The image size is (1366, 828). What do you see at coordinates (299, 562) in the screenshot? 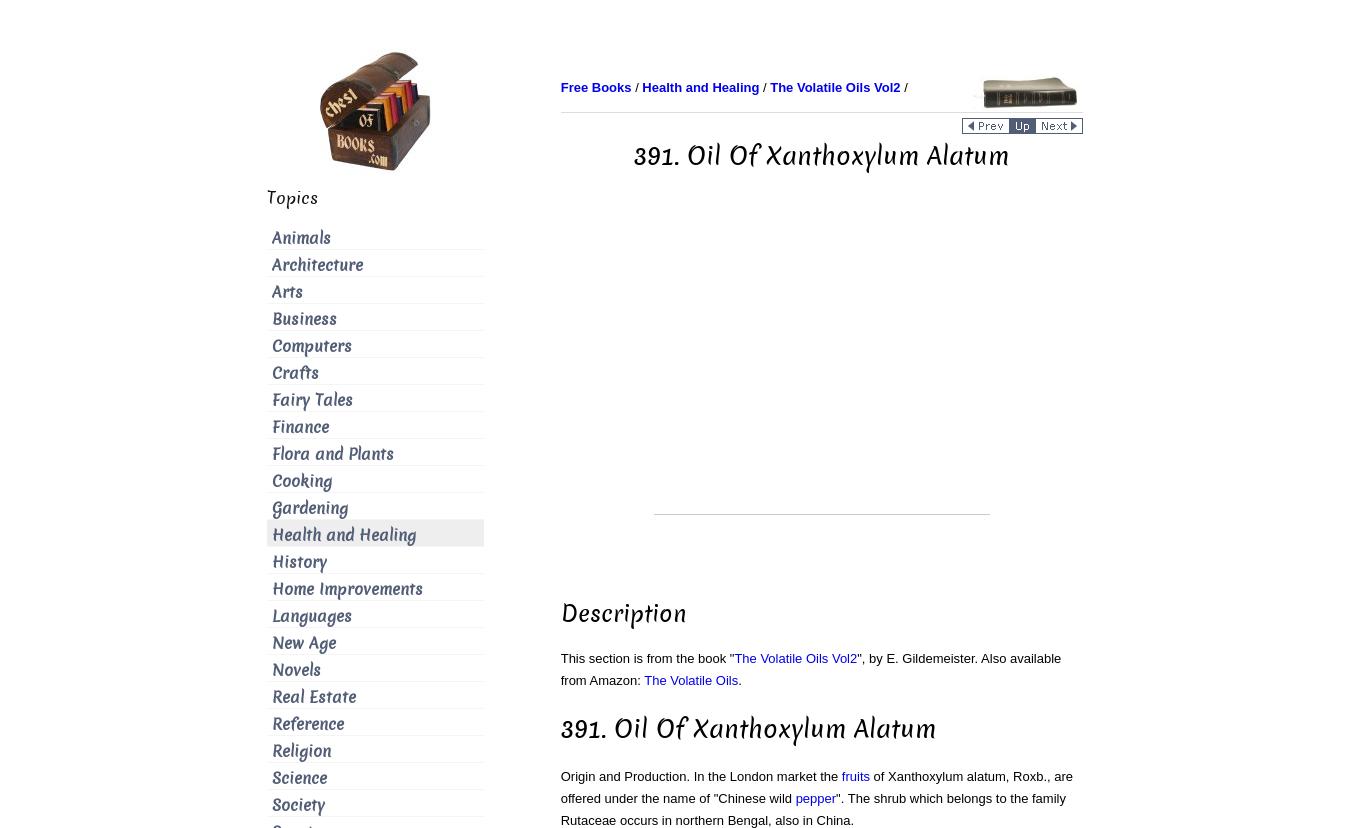
I see `'History'` at bounding box center [299, 562].